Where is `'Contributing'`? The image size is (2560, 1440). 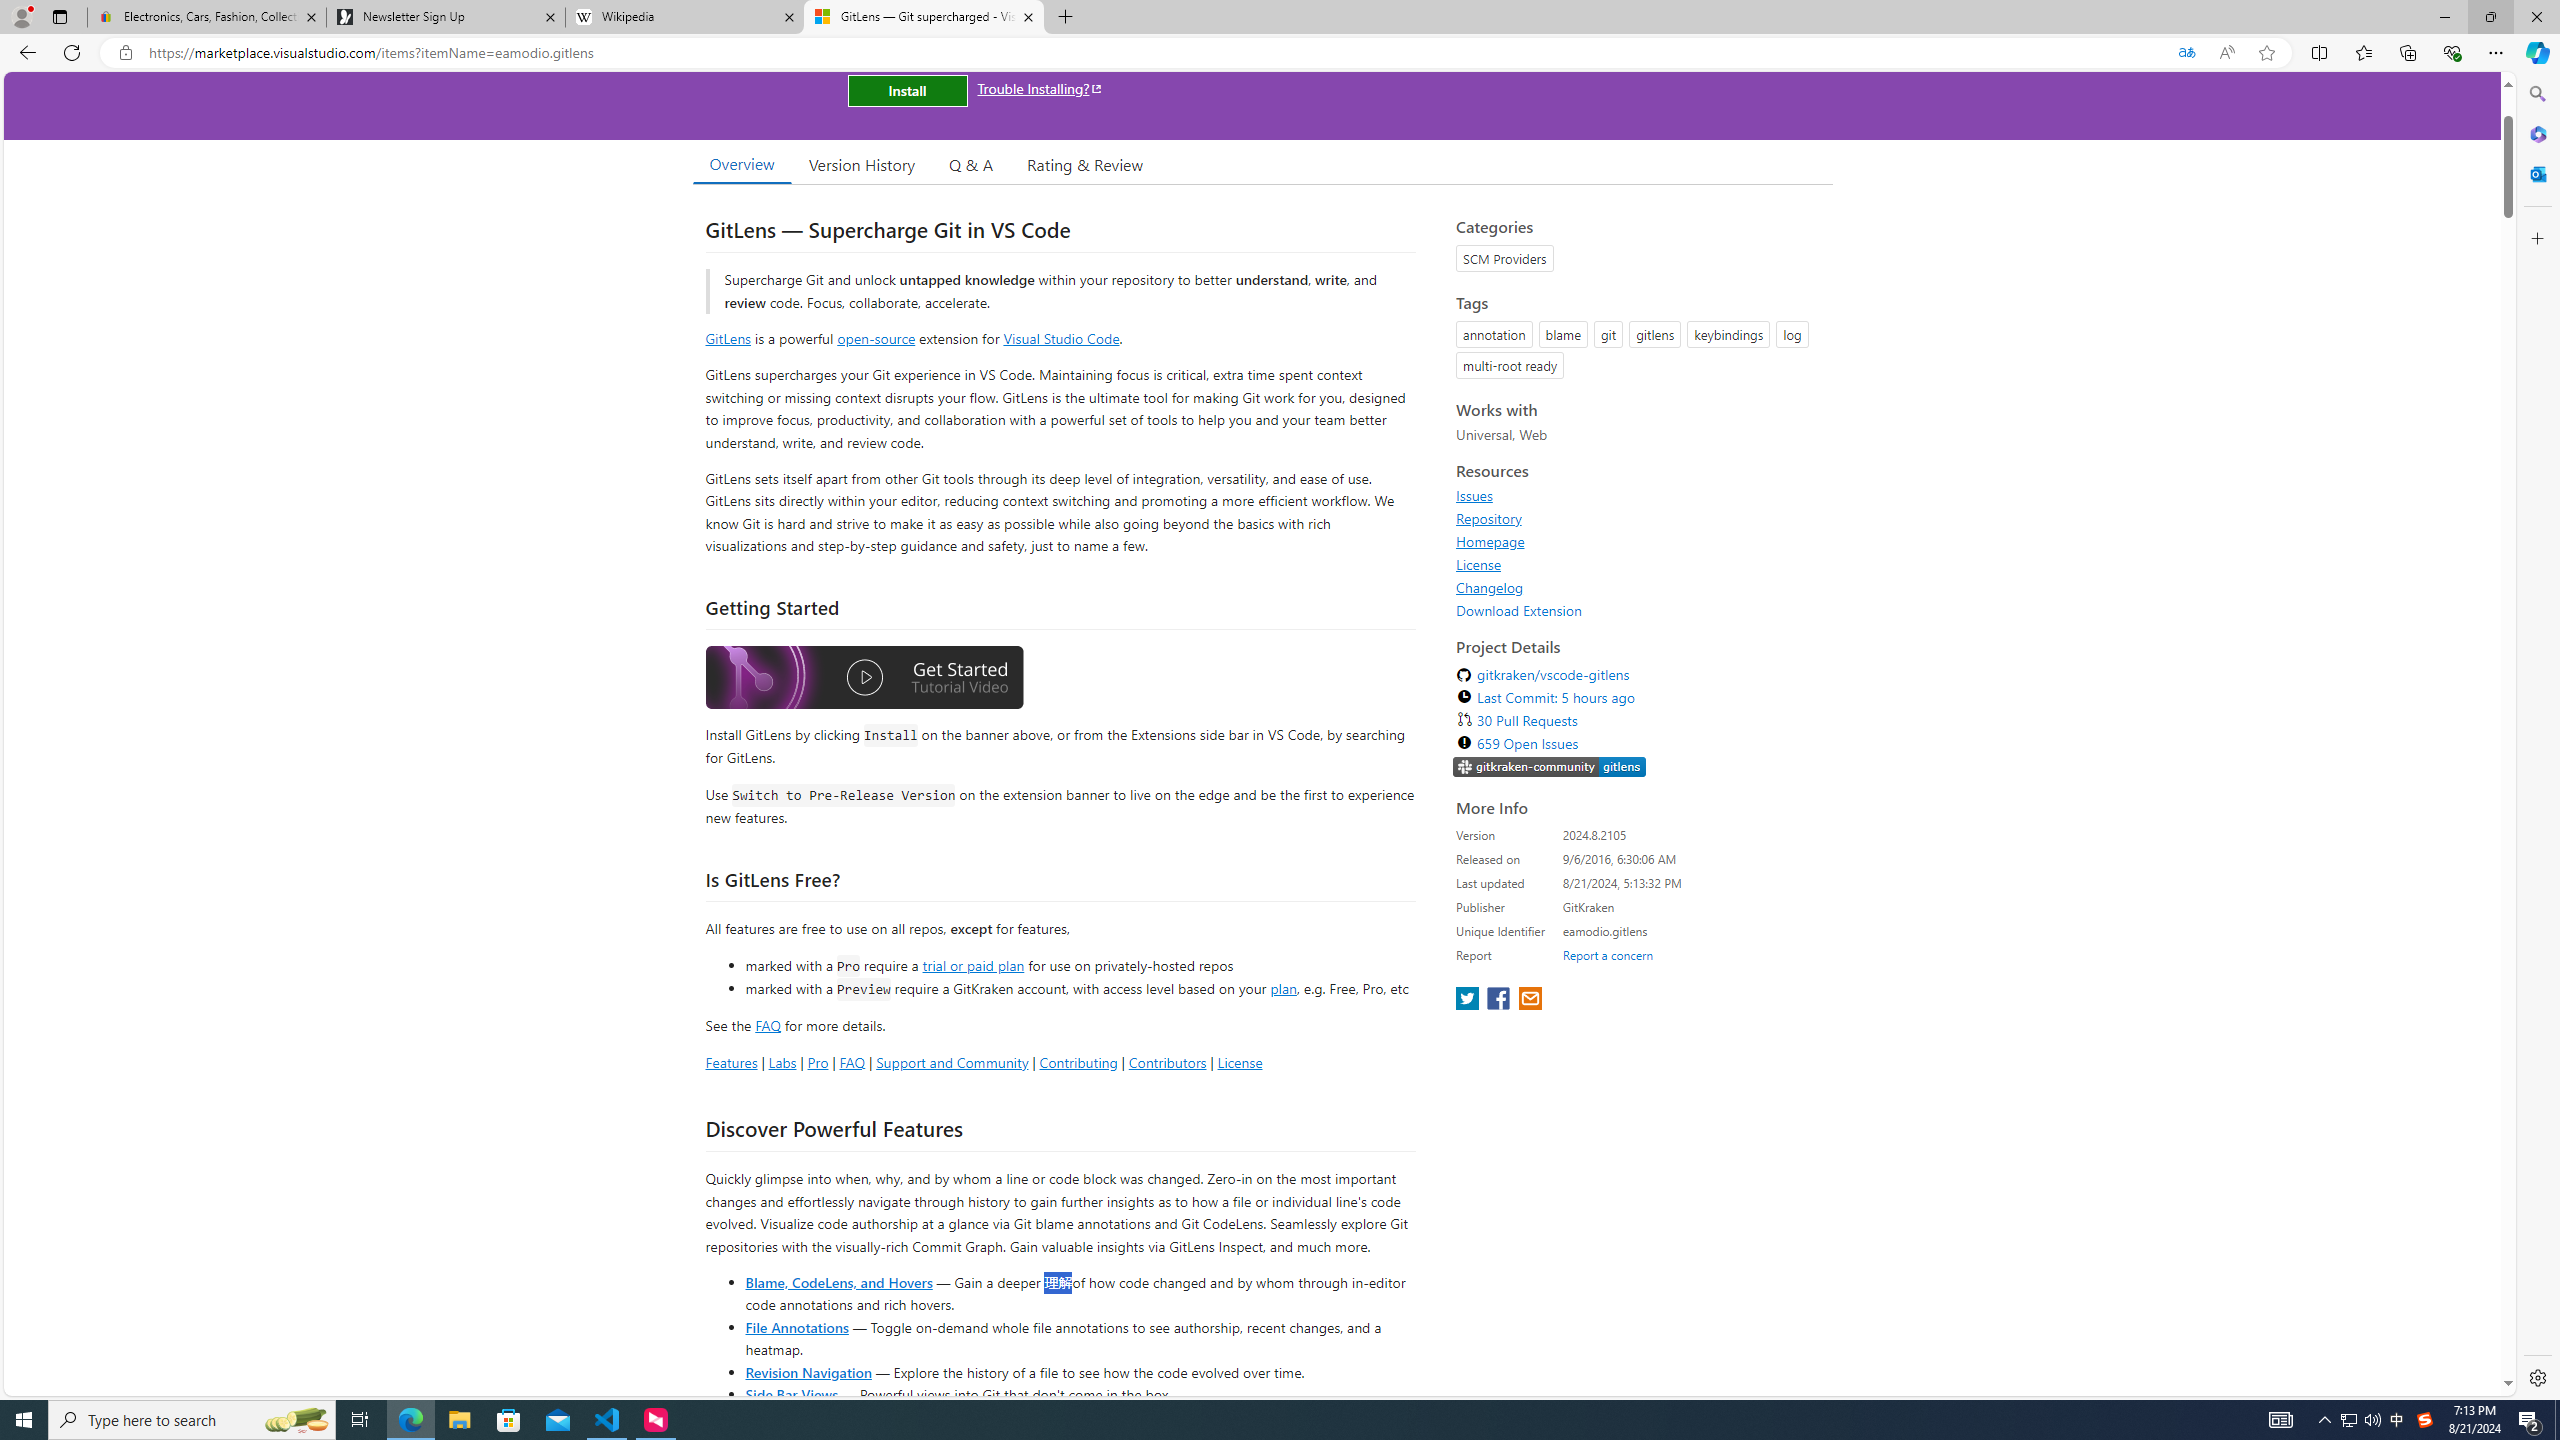 'Contributing' is located at coordinates (1079, 1061).